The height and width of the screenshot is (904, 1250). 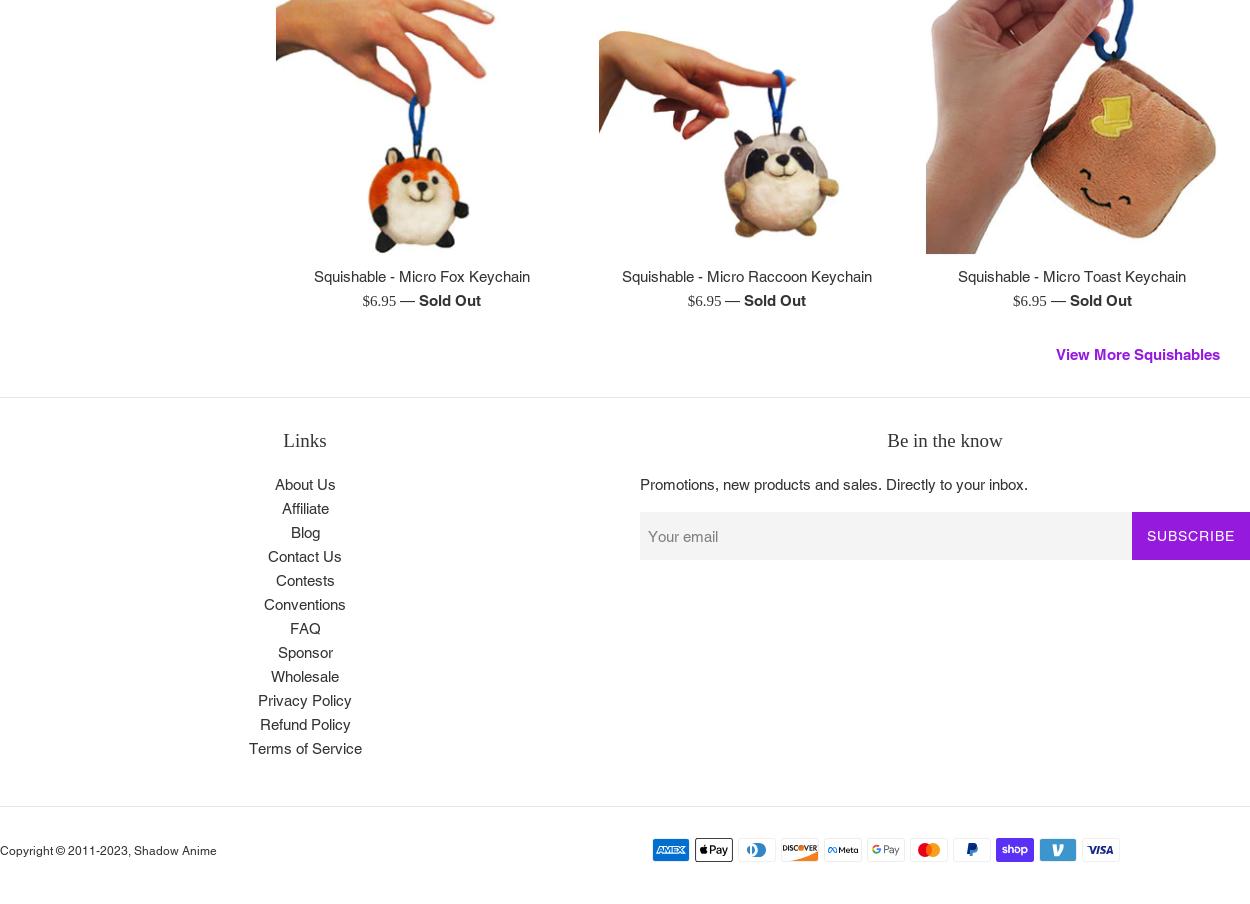 What do you see at coordinates (1138, 352) in the screenshot?
I see `'View More Squishables'` at bounding box center [1138, 352].